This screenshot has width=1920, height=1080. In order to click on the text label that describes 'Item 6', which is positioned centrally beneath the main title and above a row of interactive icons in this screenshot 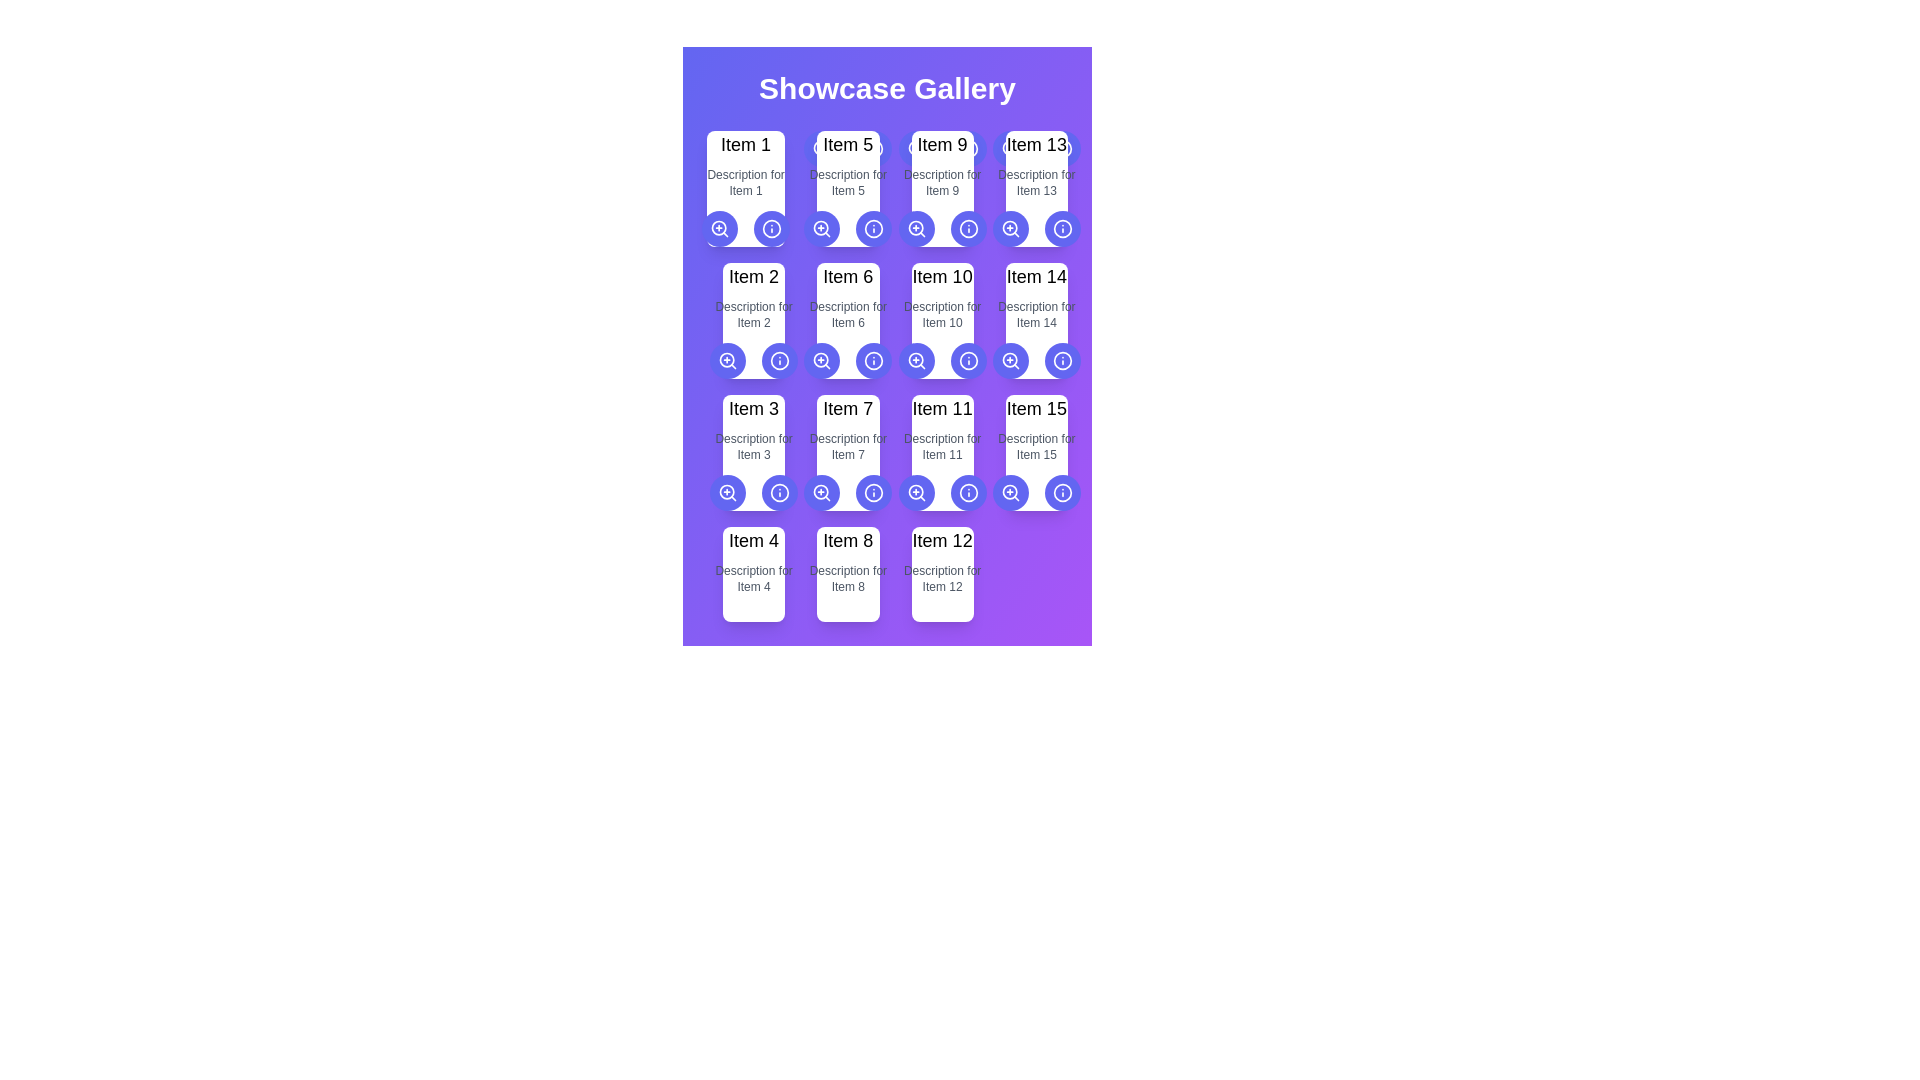, I will do `click(848, 315)`.